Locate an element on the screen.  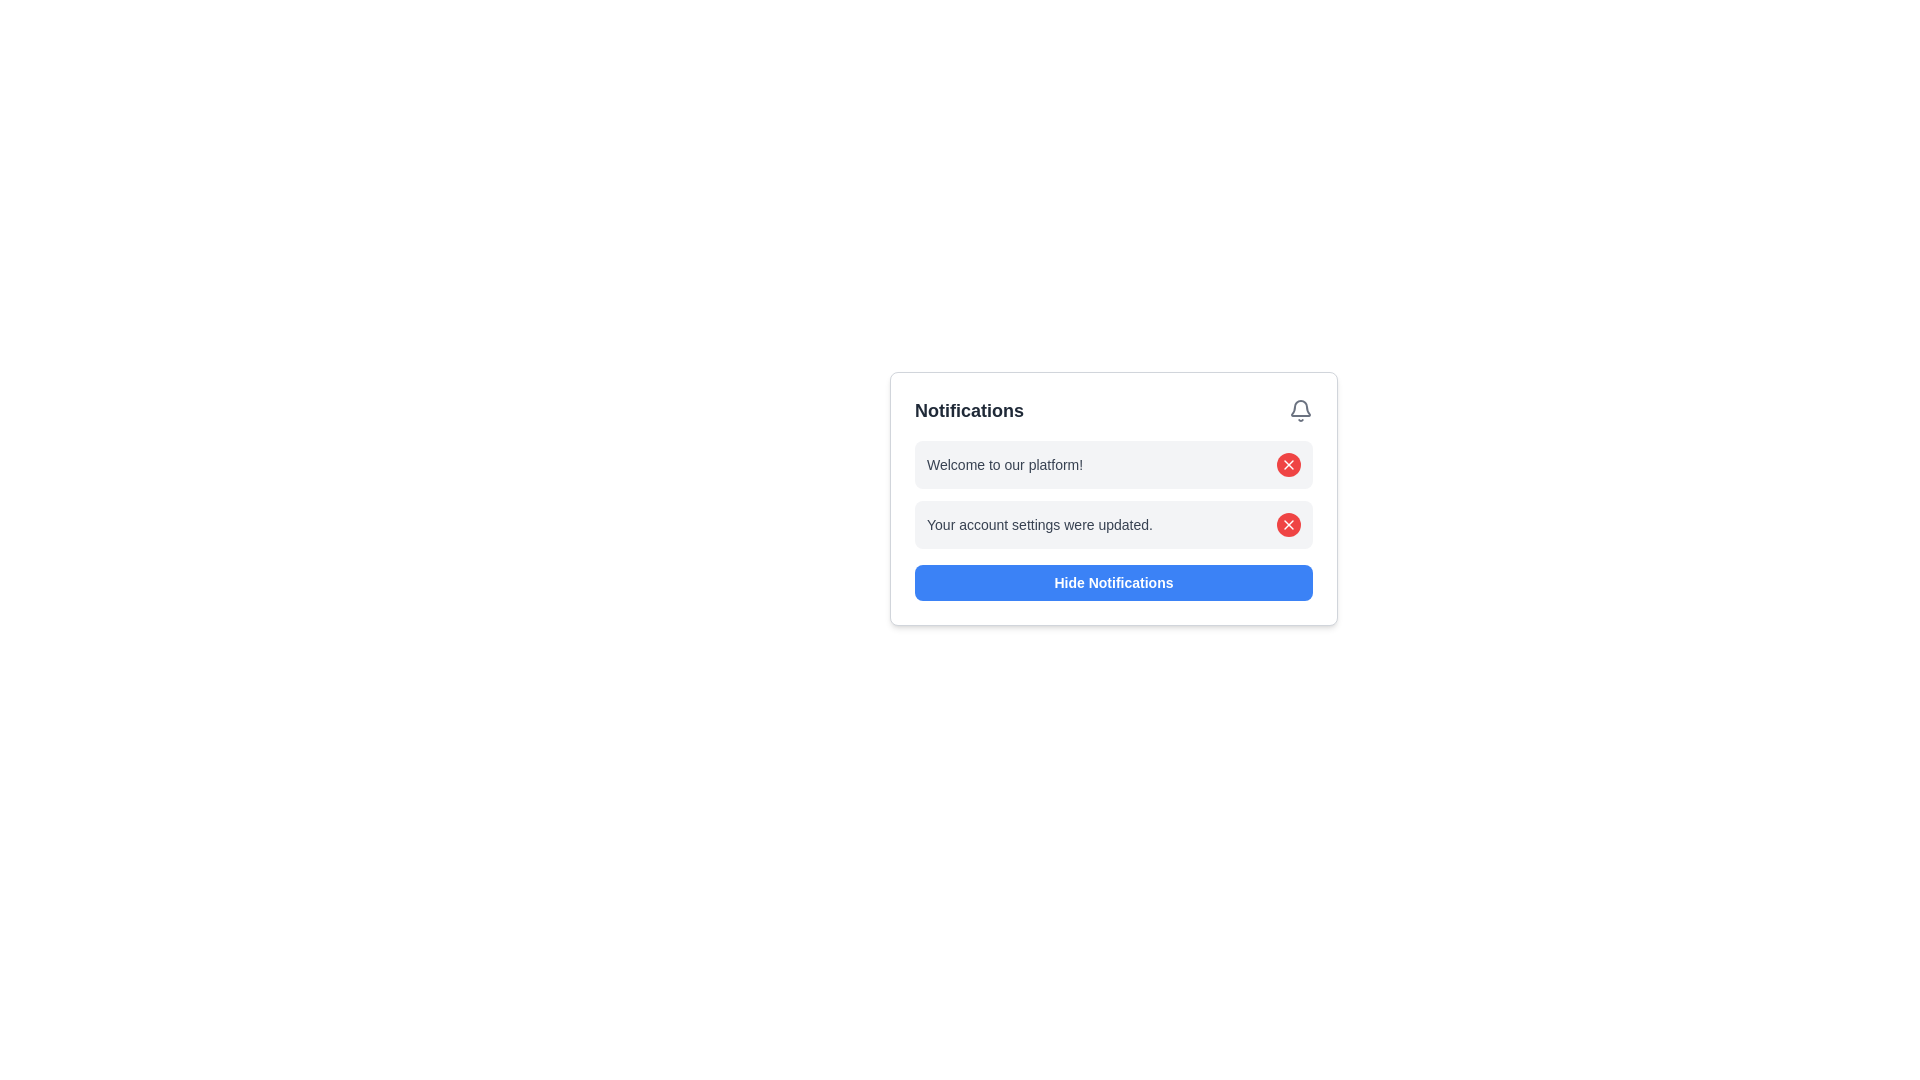
the close icon within the circular button located to the right of the 'Welcome to our platform!' text is located at coordinates (1289, 465).